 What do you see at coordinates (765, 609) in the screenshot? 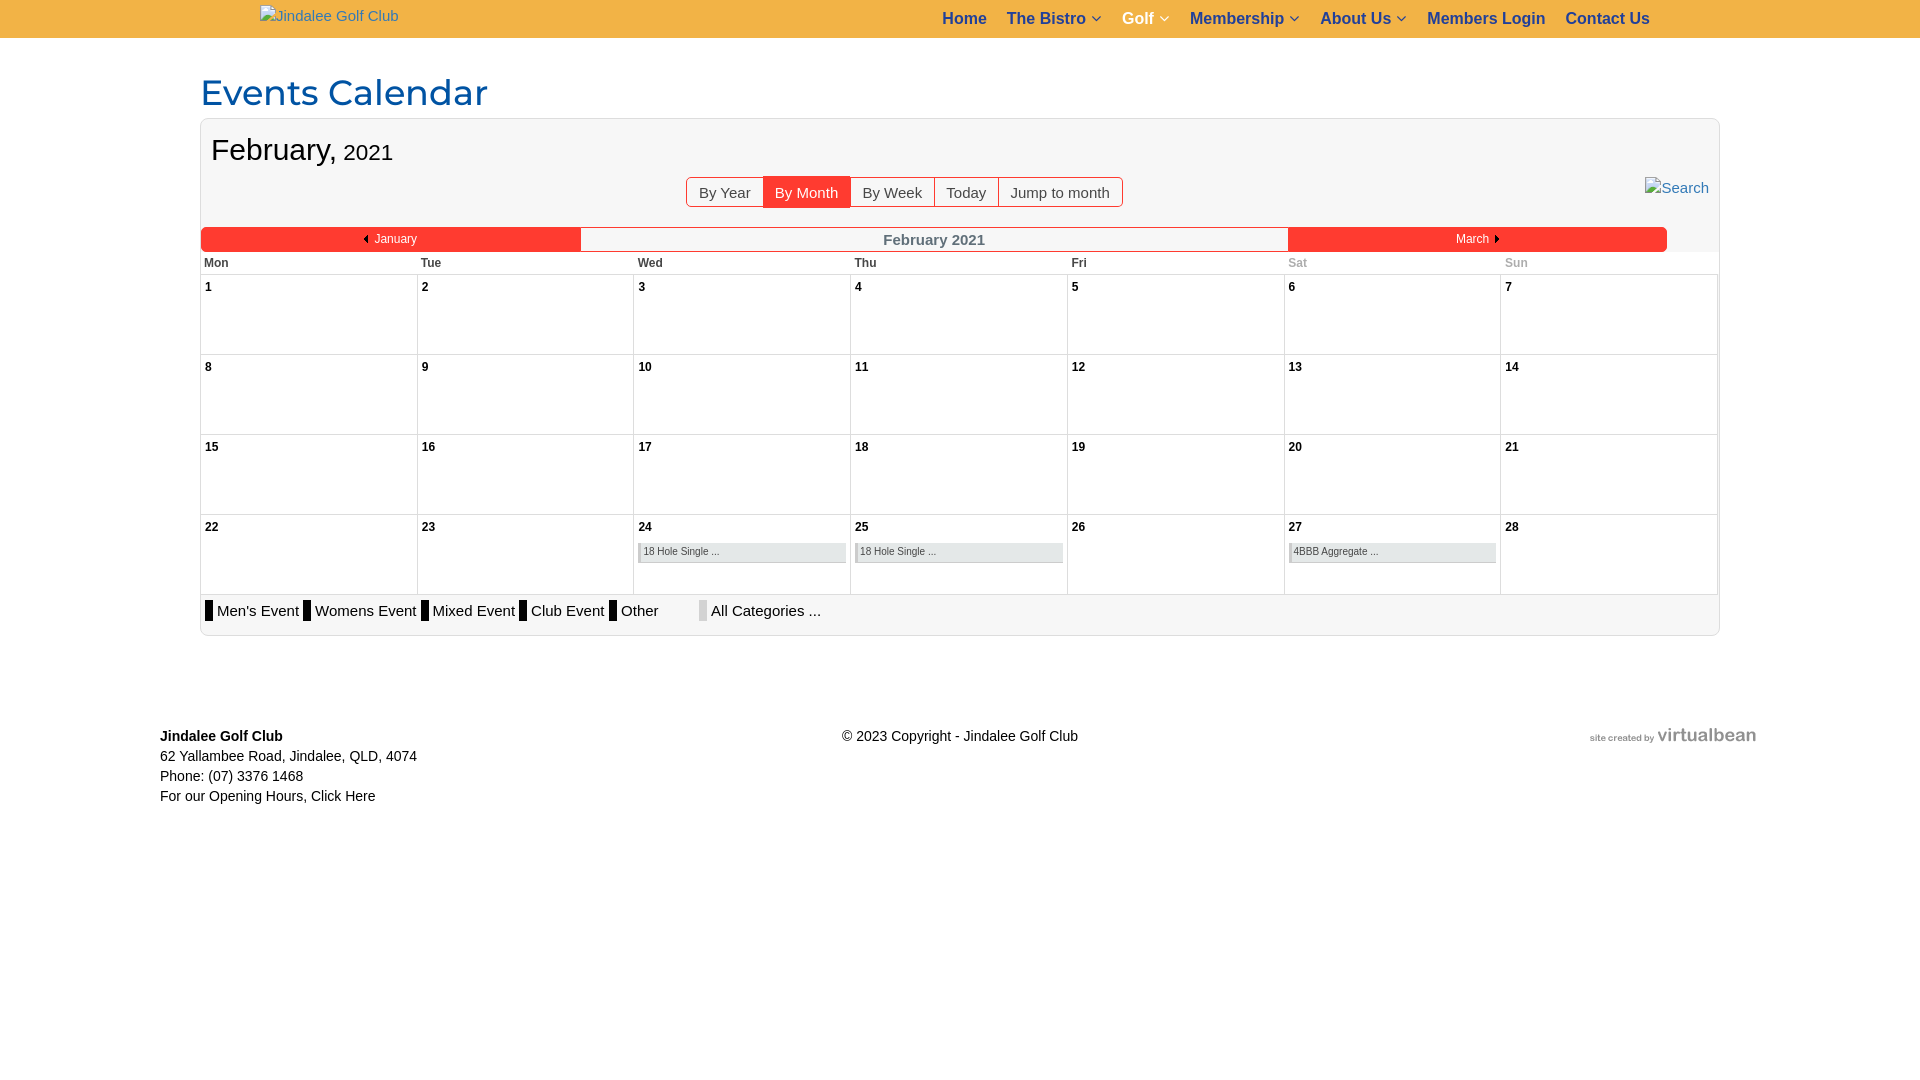
I see `'All Categories ...'` at bounding box center [765, 609].